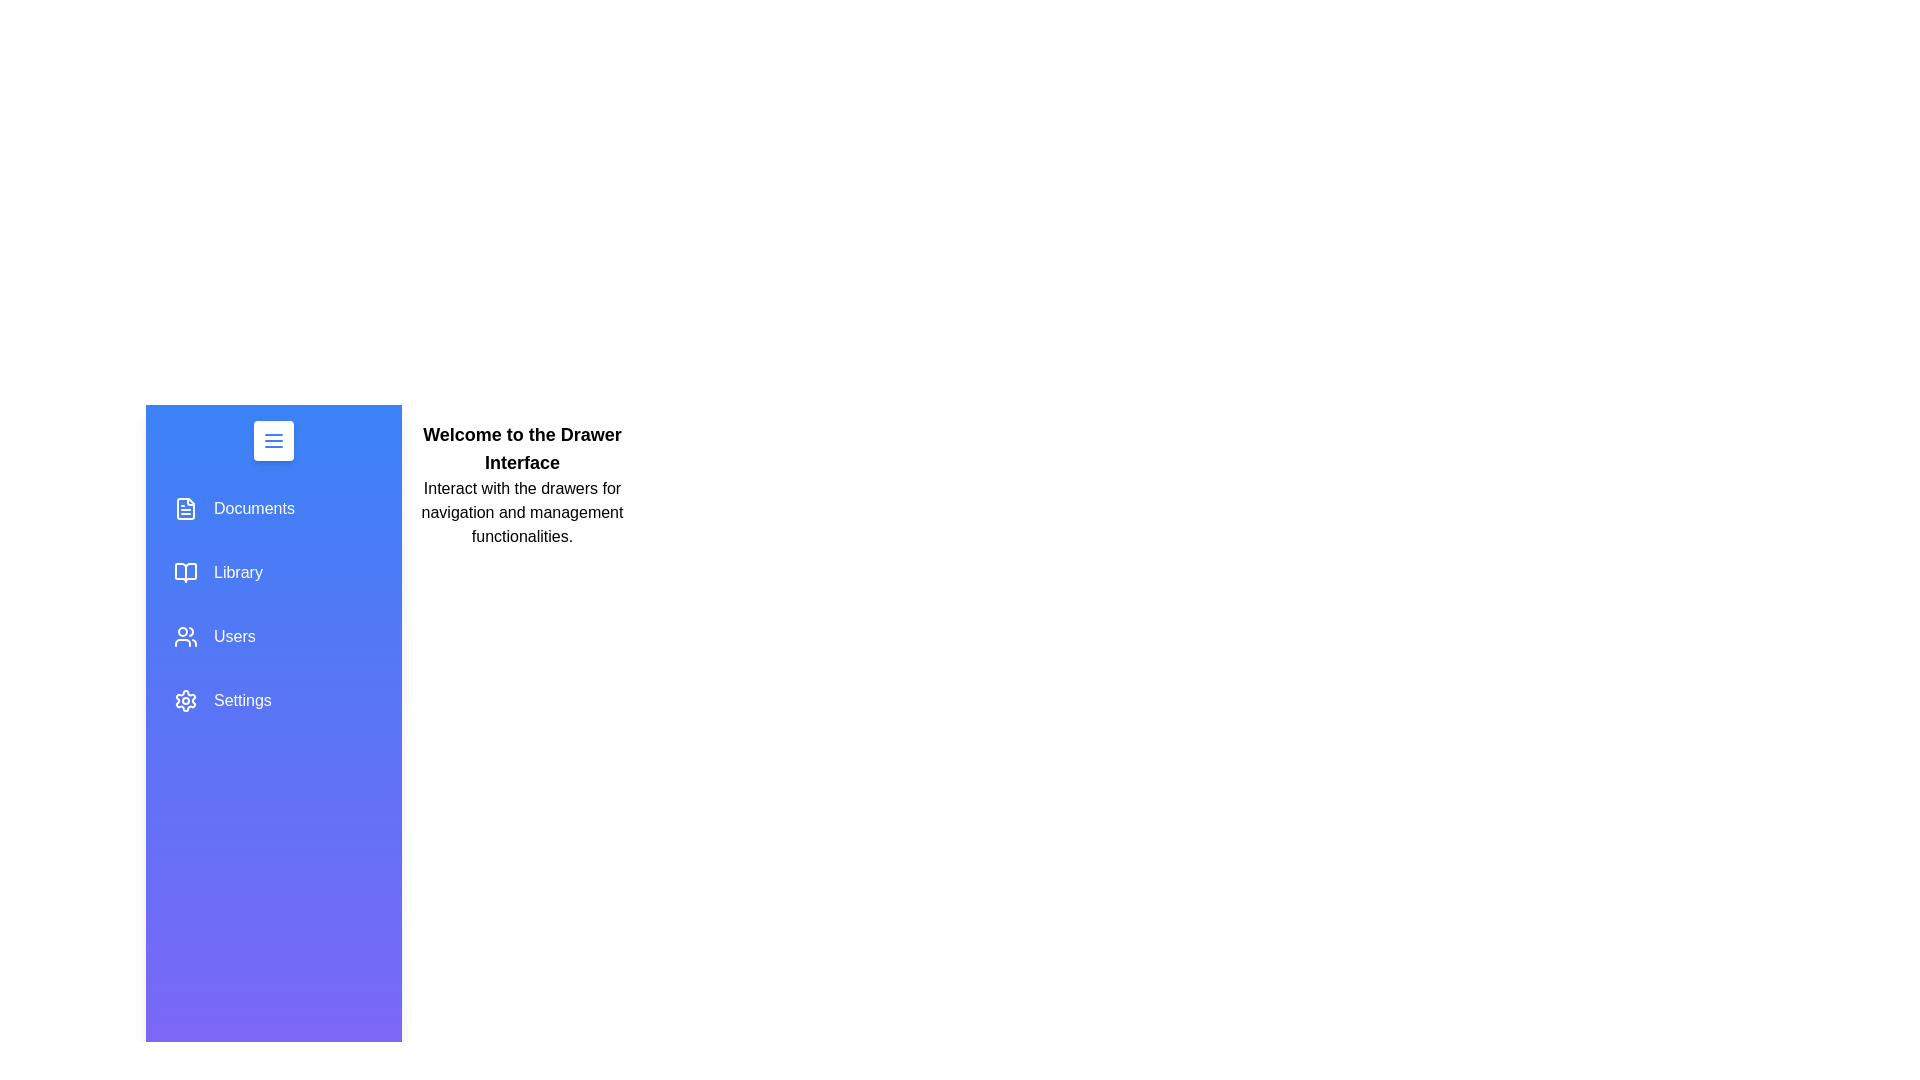 The image size is (1920, 1080). Describe the element at coordinates (272, 508) in the screenshot. I see `the sidebar section labeled Documents` at that location.